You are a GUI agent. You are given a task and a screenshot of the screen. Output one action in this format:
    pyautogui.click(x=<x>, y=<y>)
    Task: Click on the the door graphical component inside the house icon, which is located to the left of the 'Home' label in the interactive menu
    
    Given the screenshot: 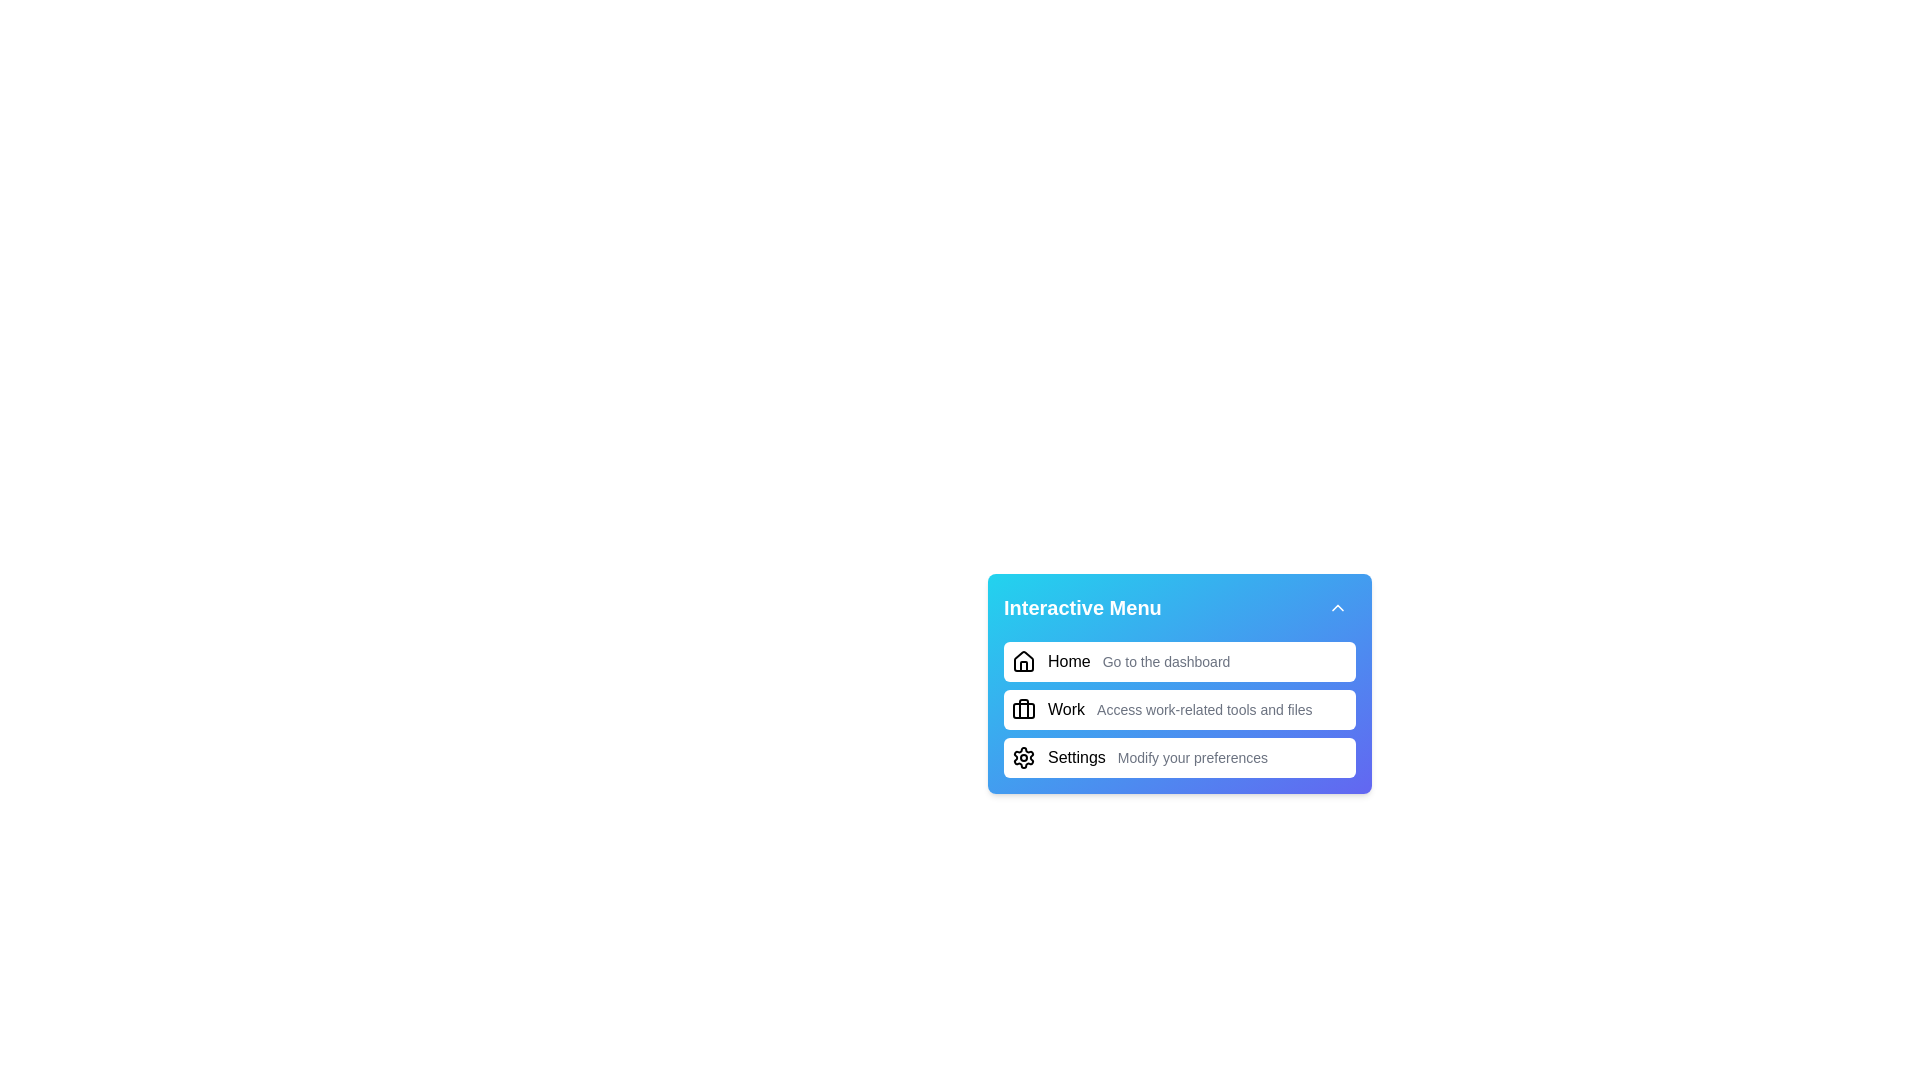 What is the action you would take?
    pyautogui.click(x=1023, y=666)
    